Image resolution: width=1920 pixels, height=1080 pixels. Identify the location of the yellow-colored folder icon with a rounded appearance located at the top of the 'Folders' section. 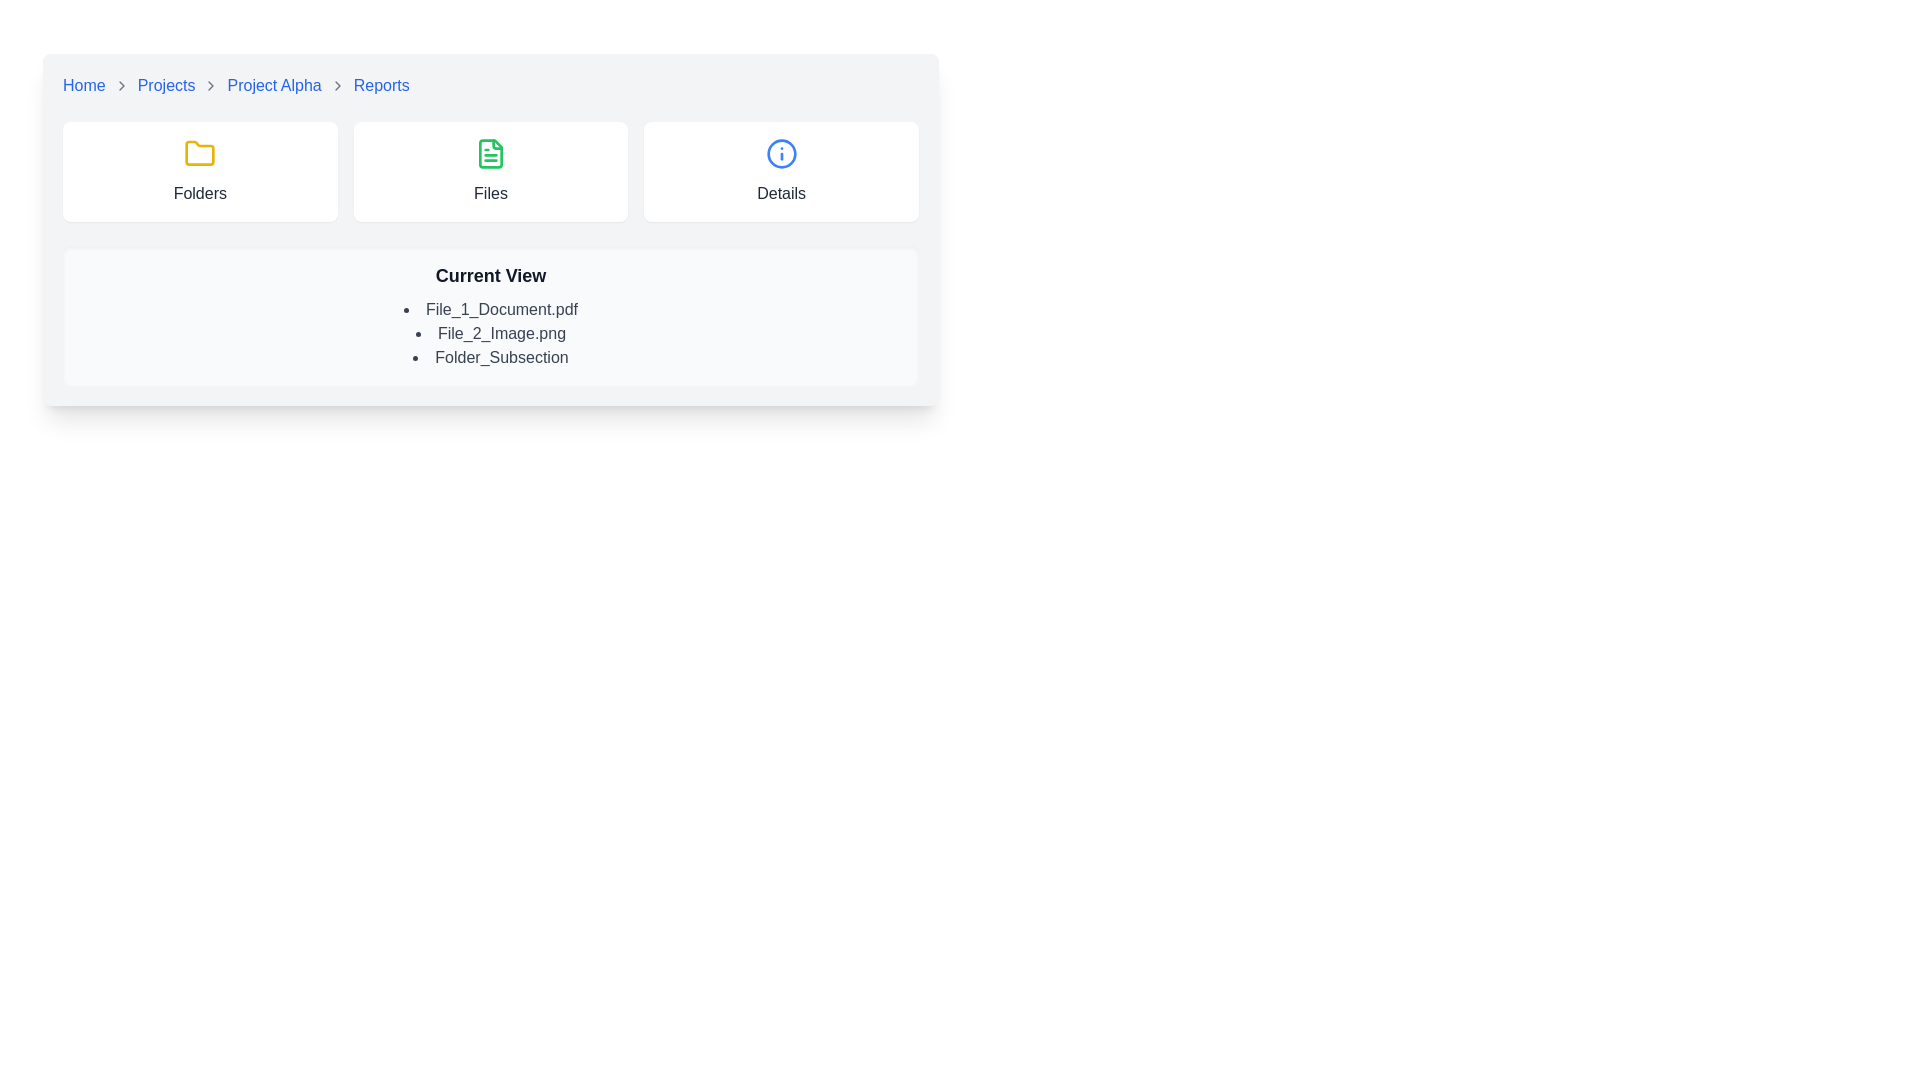
(200, 153).